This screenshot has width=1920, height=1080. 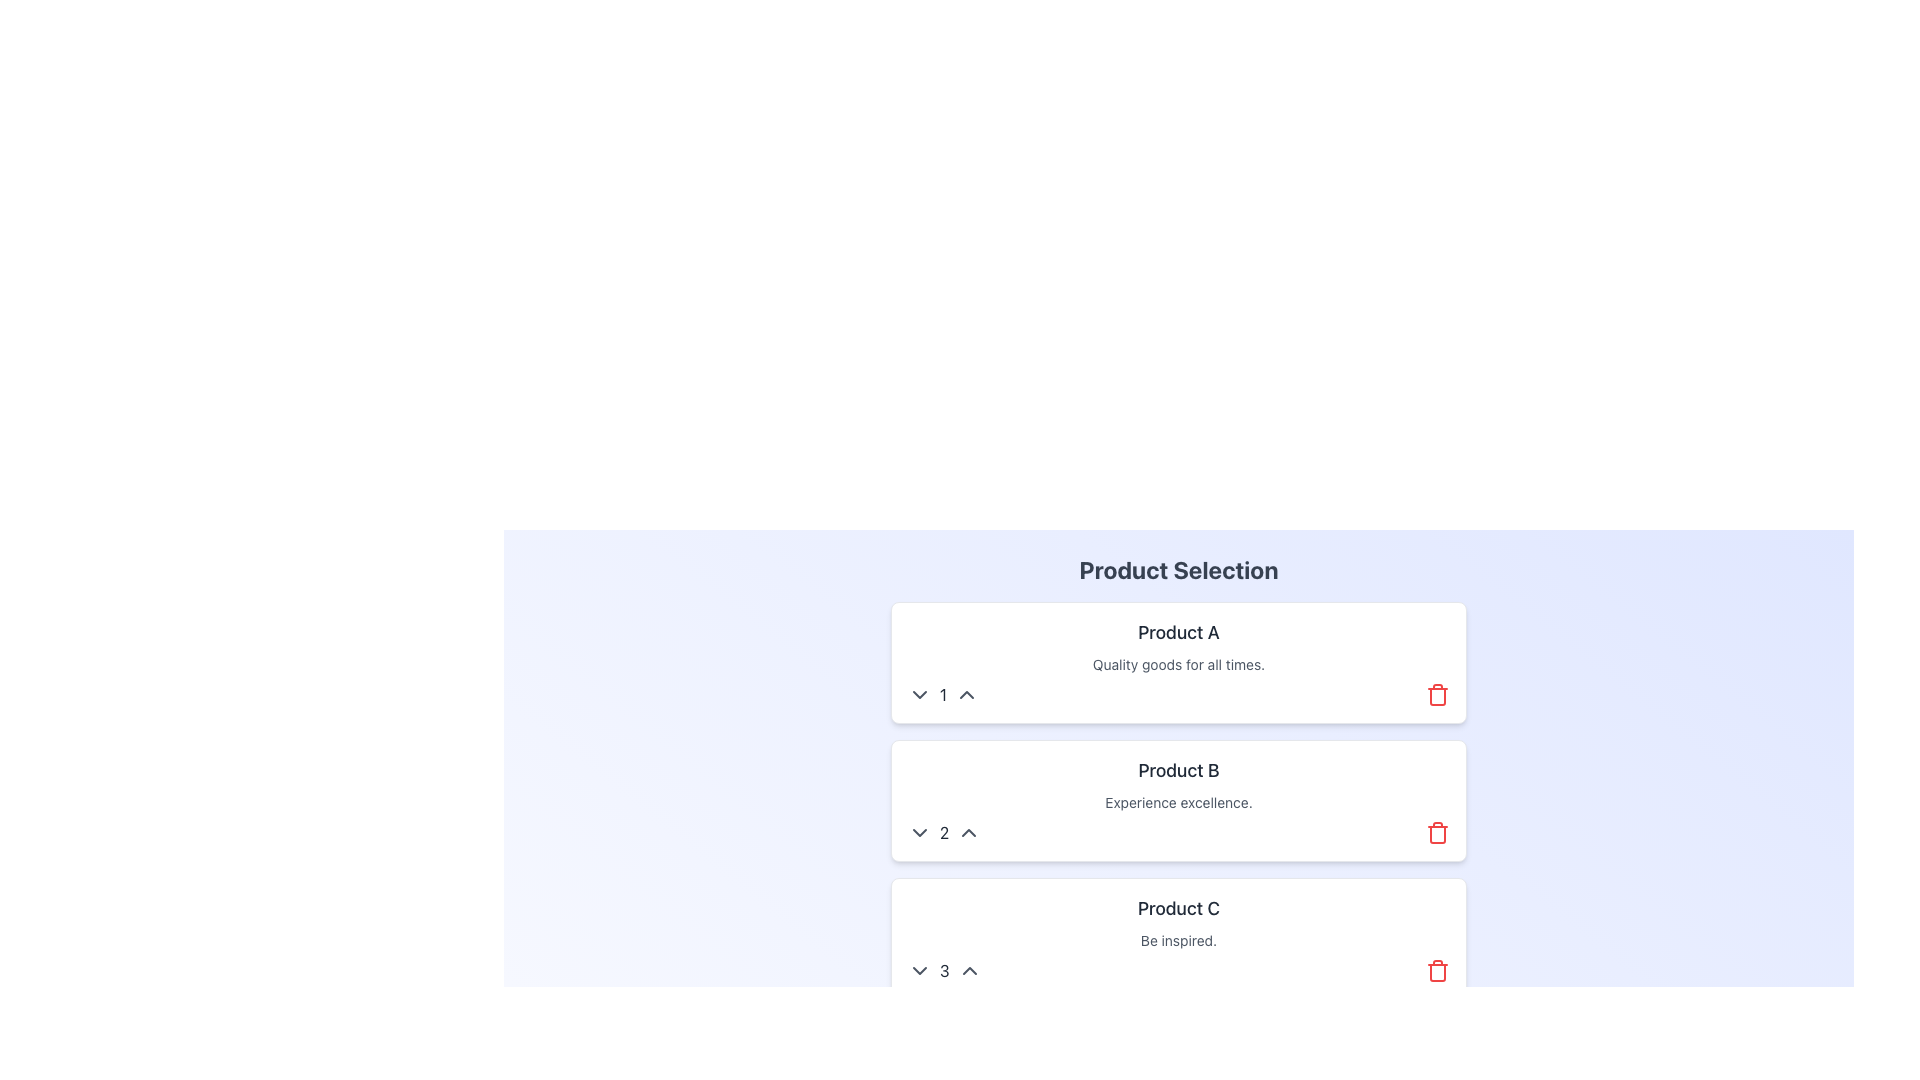 What do you see at coordinates (967, 693) in the screenshot?
I see `the interactive button located to the right of the number '1' beneath 'Product A' to increase the value or priority associated with the product listing` at bounding box center [967, 693].